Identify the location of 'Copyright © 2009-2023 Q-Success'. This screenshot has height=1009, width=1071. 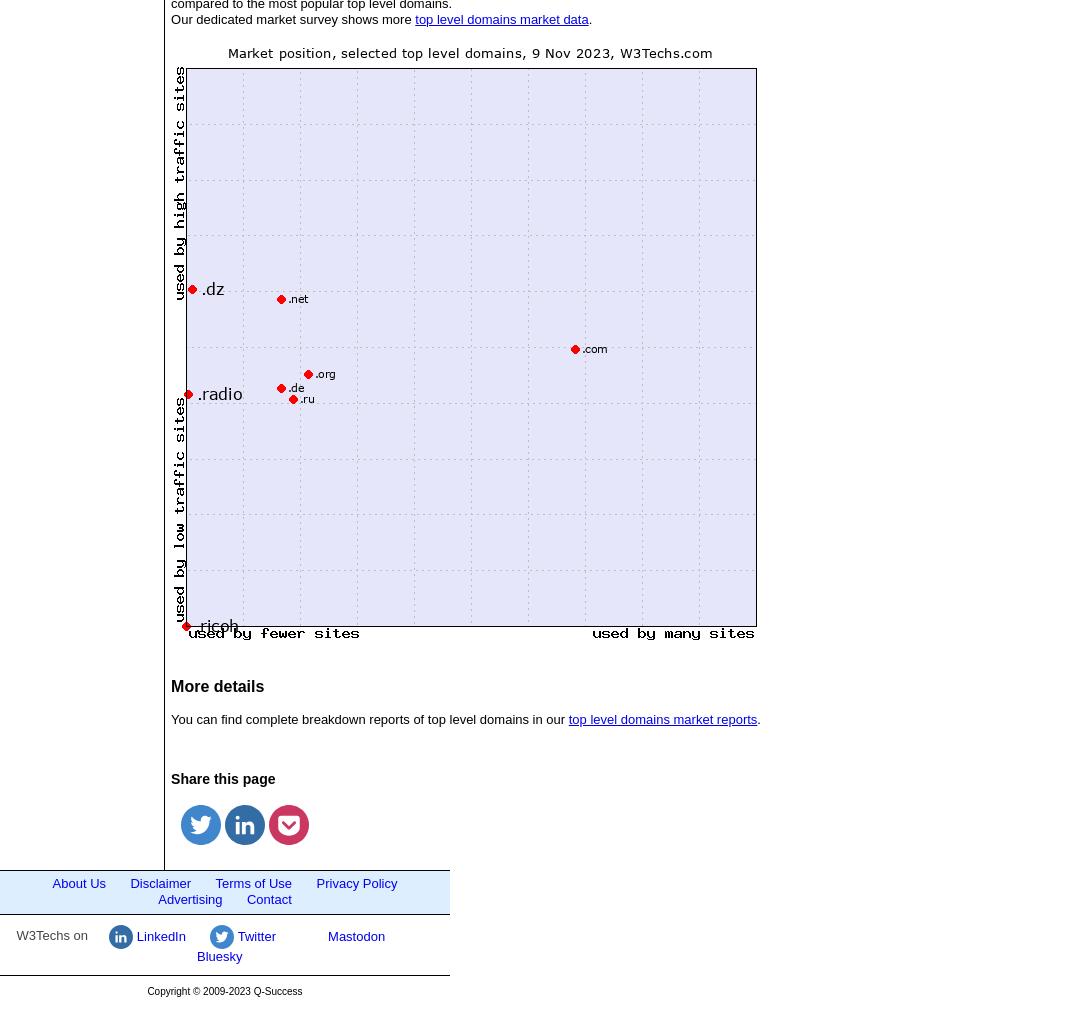
(223, 991).